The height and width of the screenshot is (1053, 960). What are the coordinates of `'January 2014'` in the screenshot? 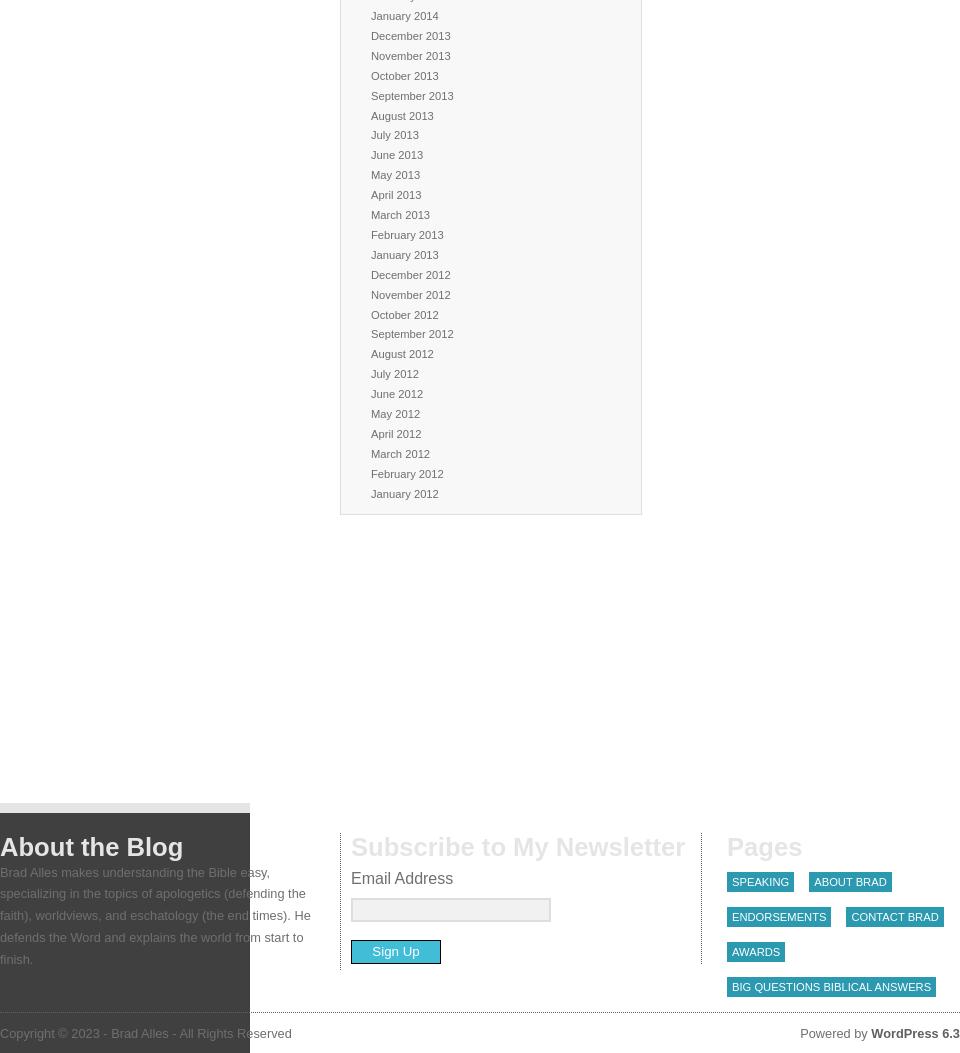 It's located at (403, 14).